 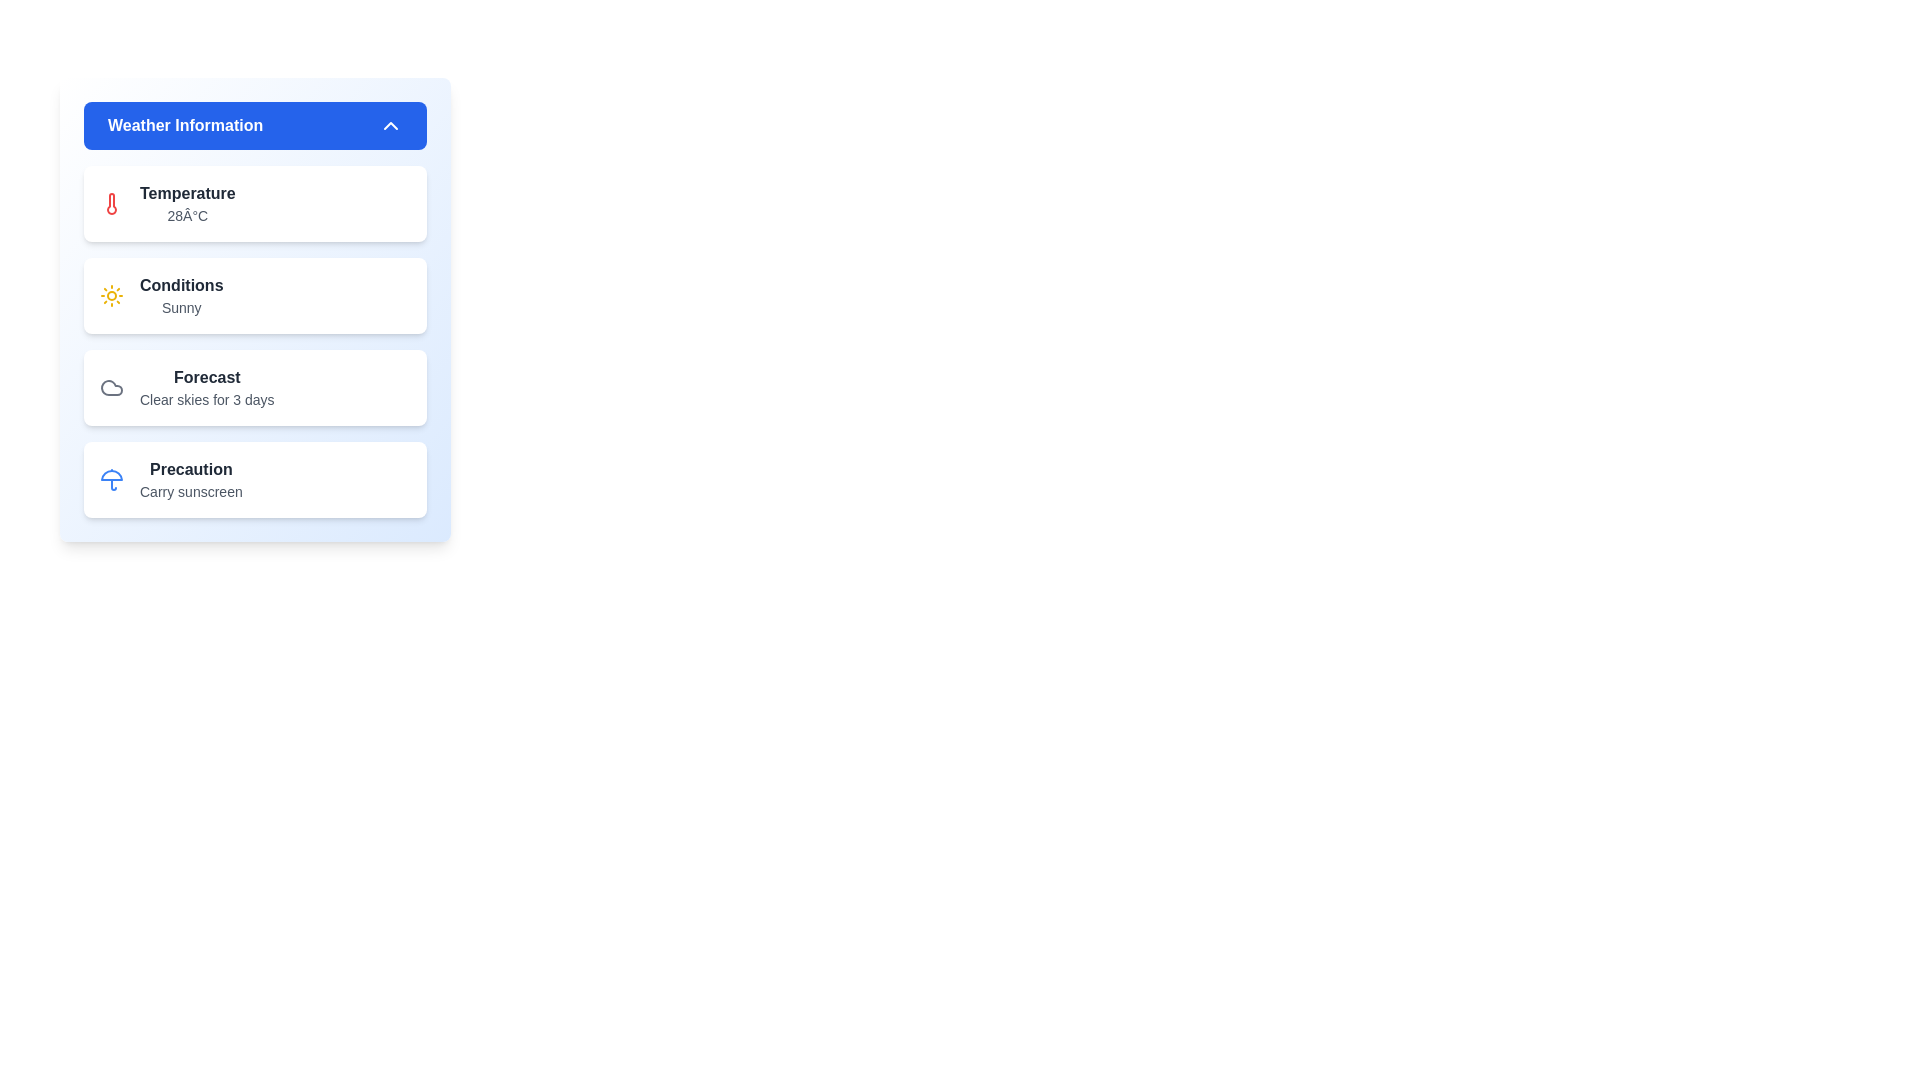 I want to click on the clear skies cloud icon located on the left side of the 'Forecast' card in the 'Weather Information' section, which is the third card from the top, so click(x=110, y=388).